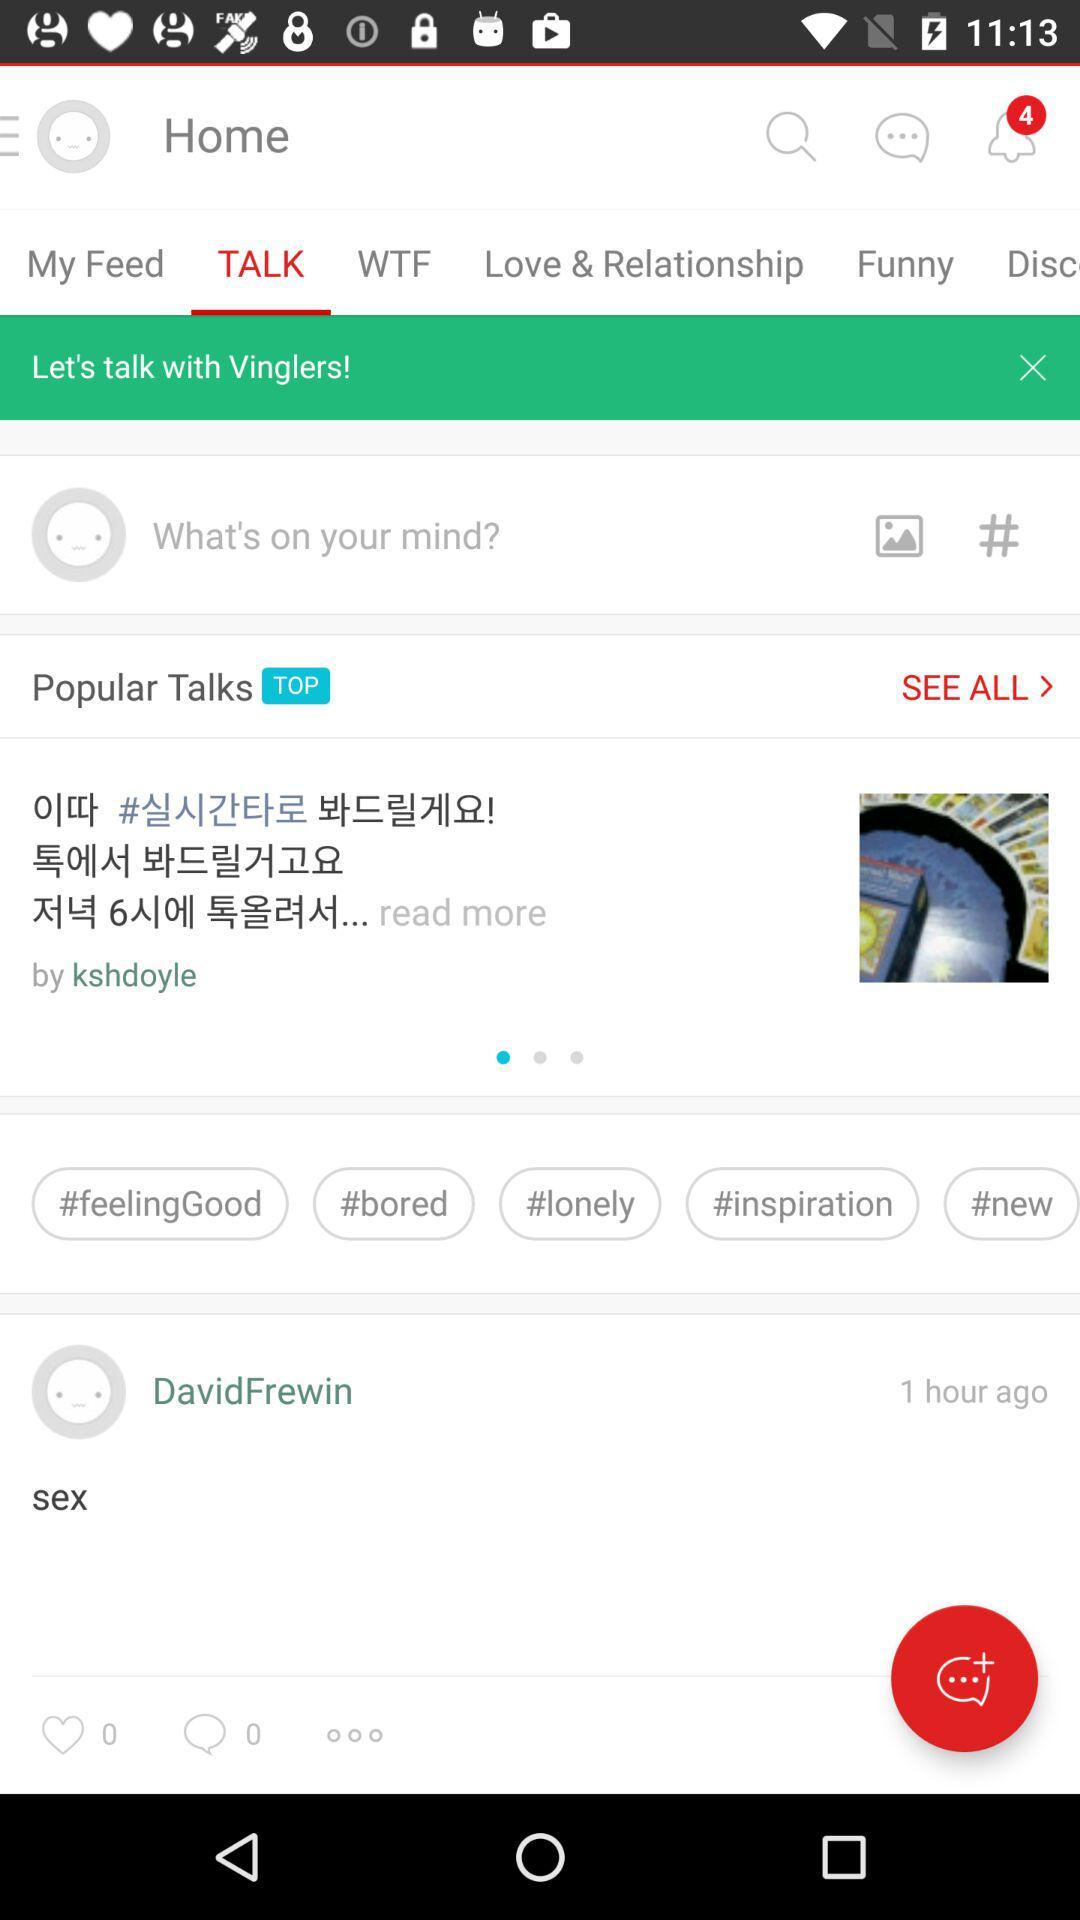 The width and height of the screenshot is (1080, 1920). What do you see at coordinates (963, 1678) in the screenshot?
I see `item below 1 hour ago icon` at bounding box center [963, 1678].